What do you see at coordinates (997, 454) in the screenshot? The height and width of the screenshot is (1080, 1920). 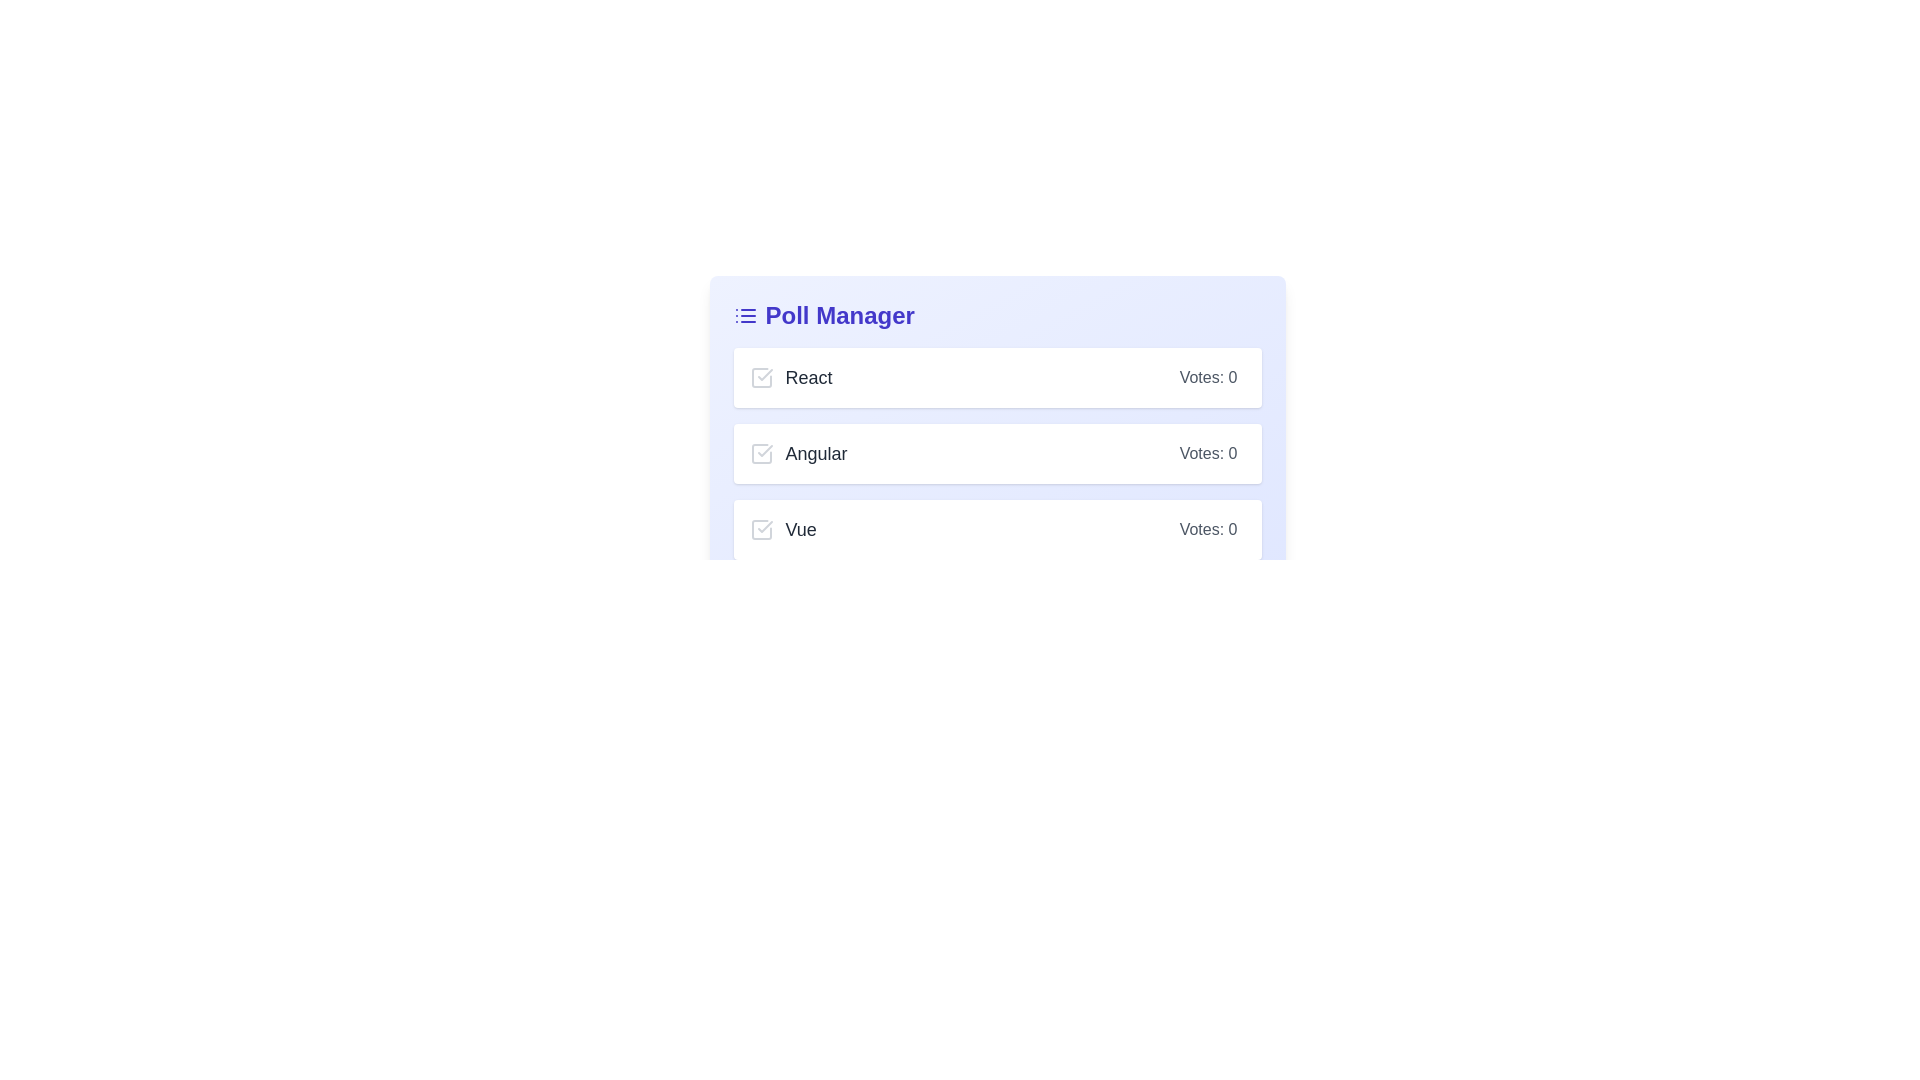 I see `the checkbox for the 'Angular' option in the Poll Manager` at bounding box center [997, 454].